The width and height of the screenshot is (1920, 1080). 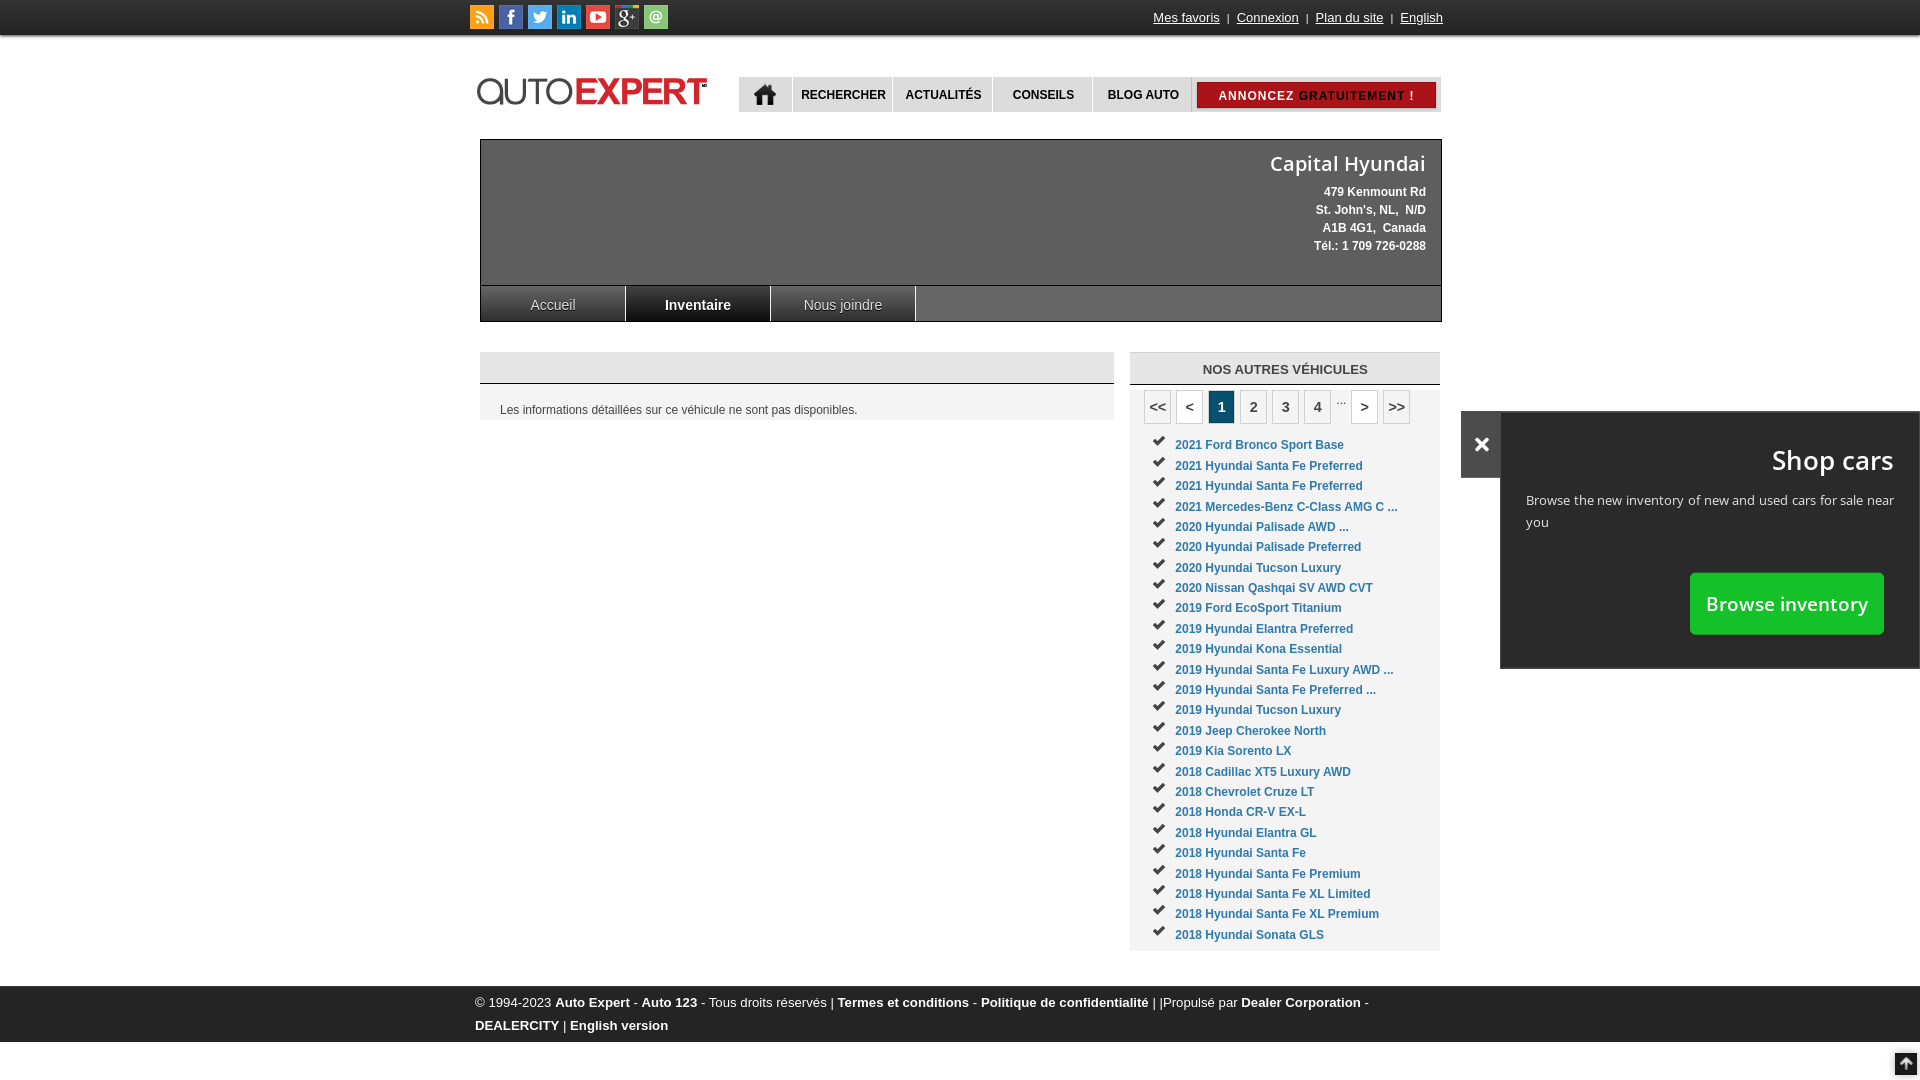 I want to click on '2019 Hyundai Kona Essential', so click(x=1257, y=648).